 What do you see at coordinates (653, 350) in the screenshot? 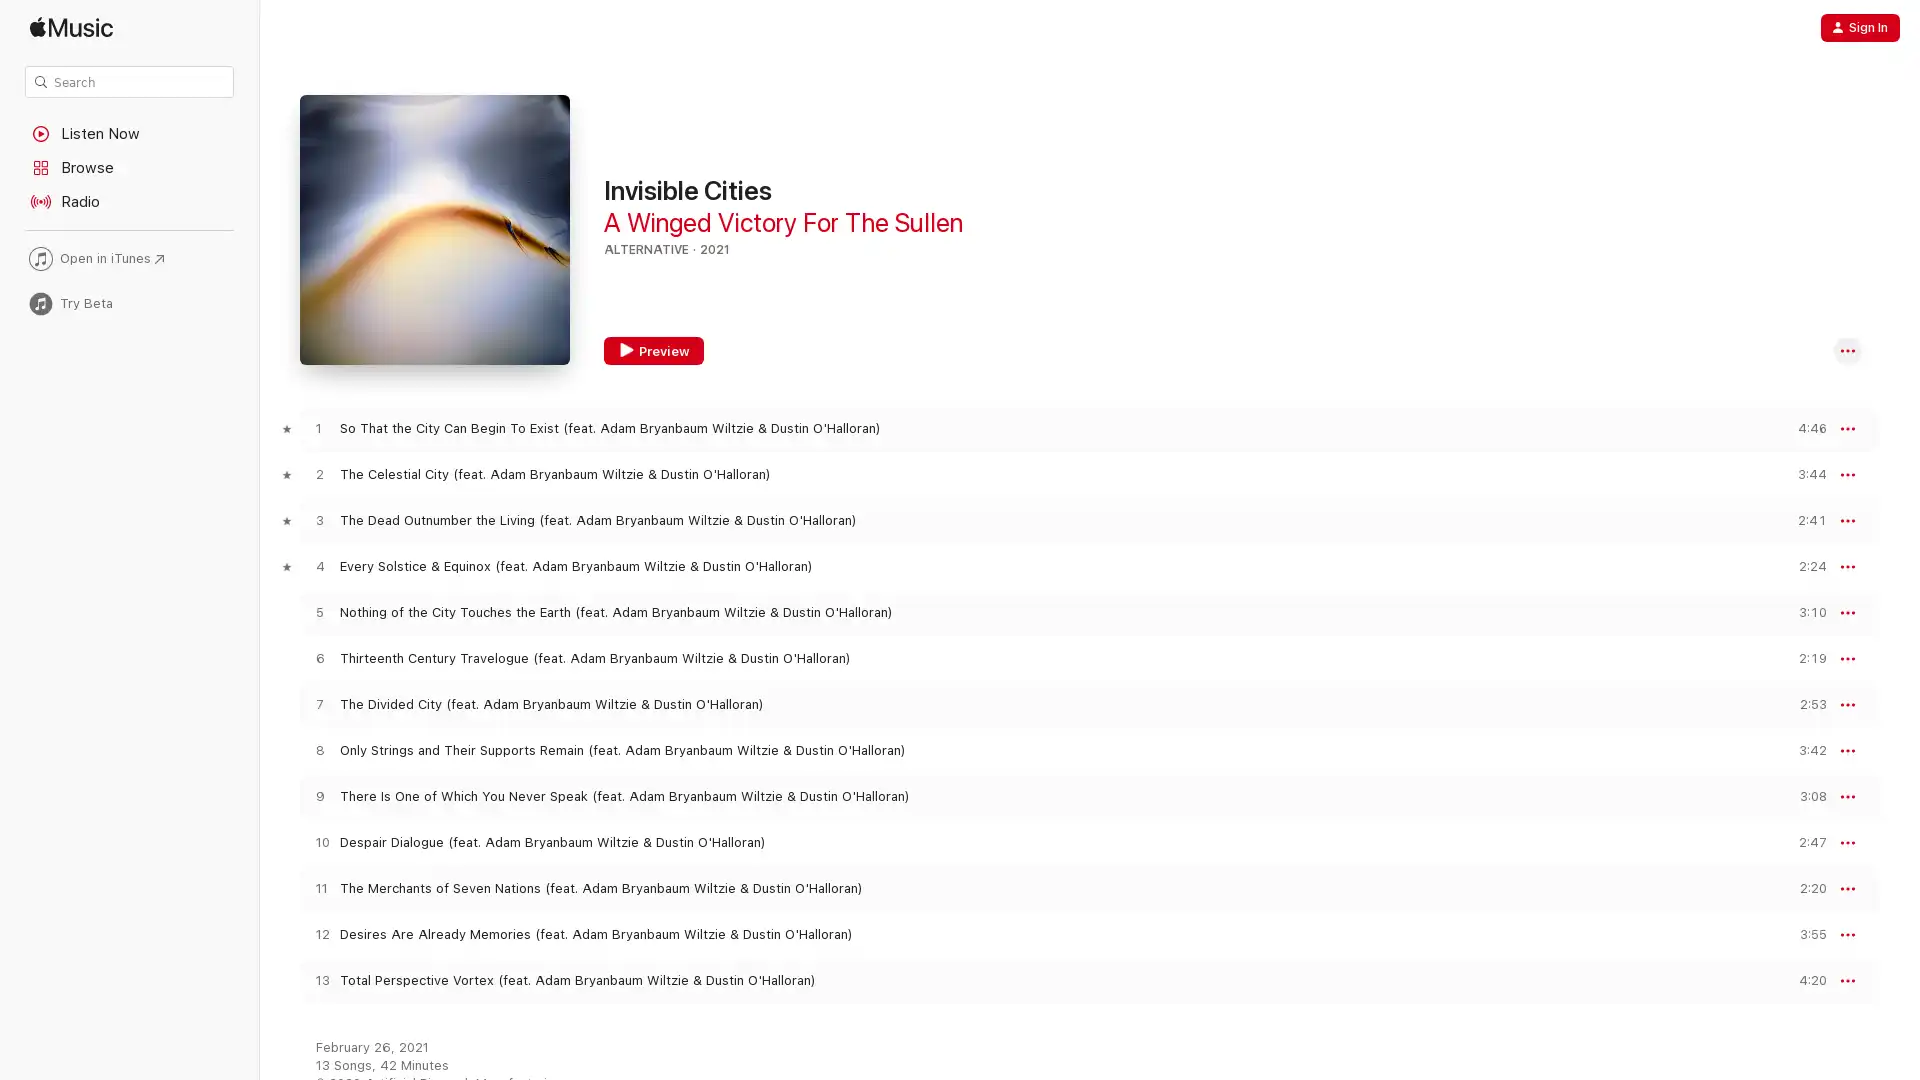
I see `Preview` at bounding box center [653, 350].